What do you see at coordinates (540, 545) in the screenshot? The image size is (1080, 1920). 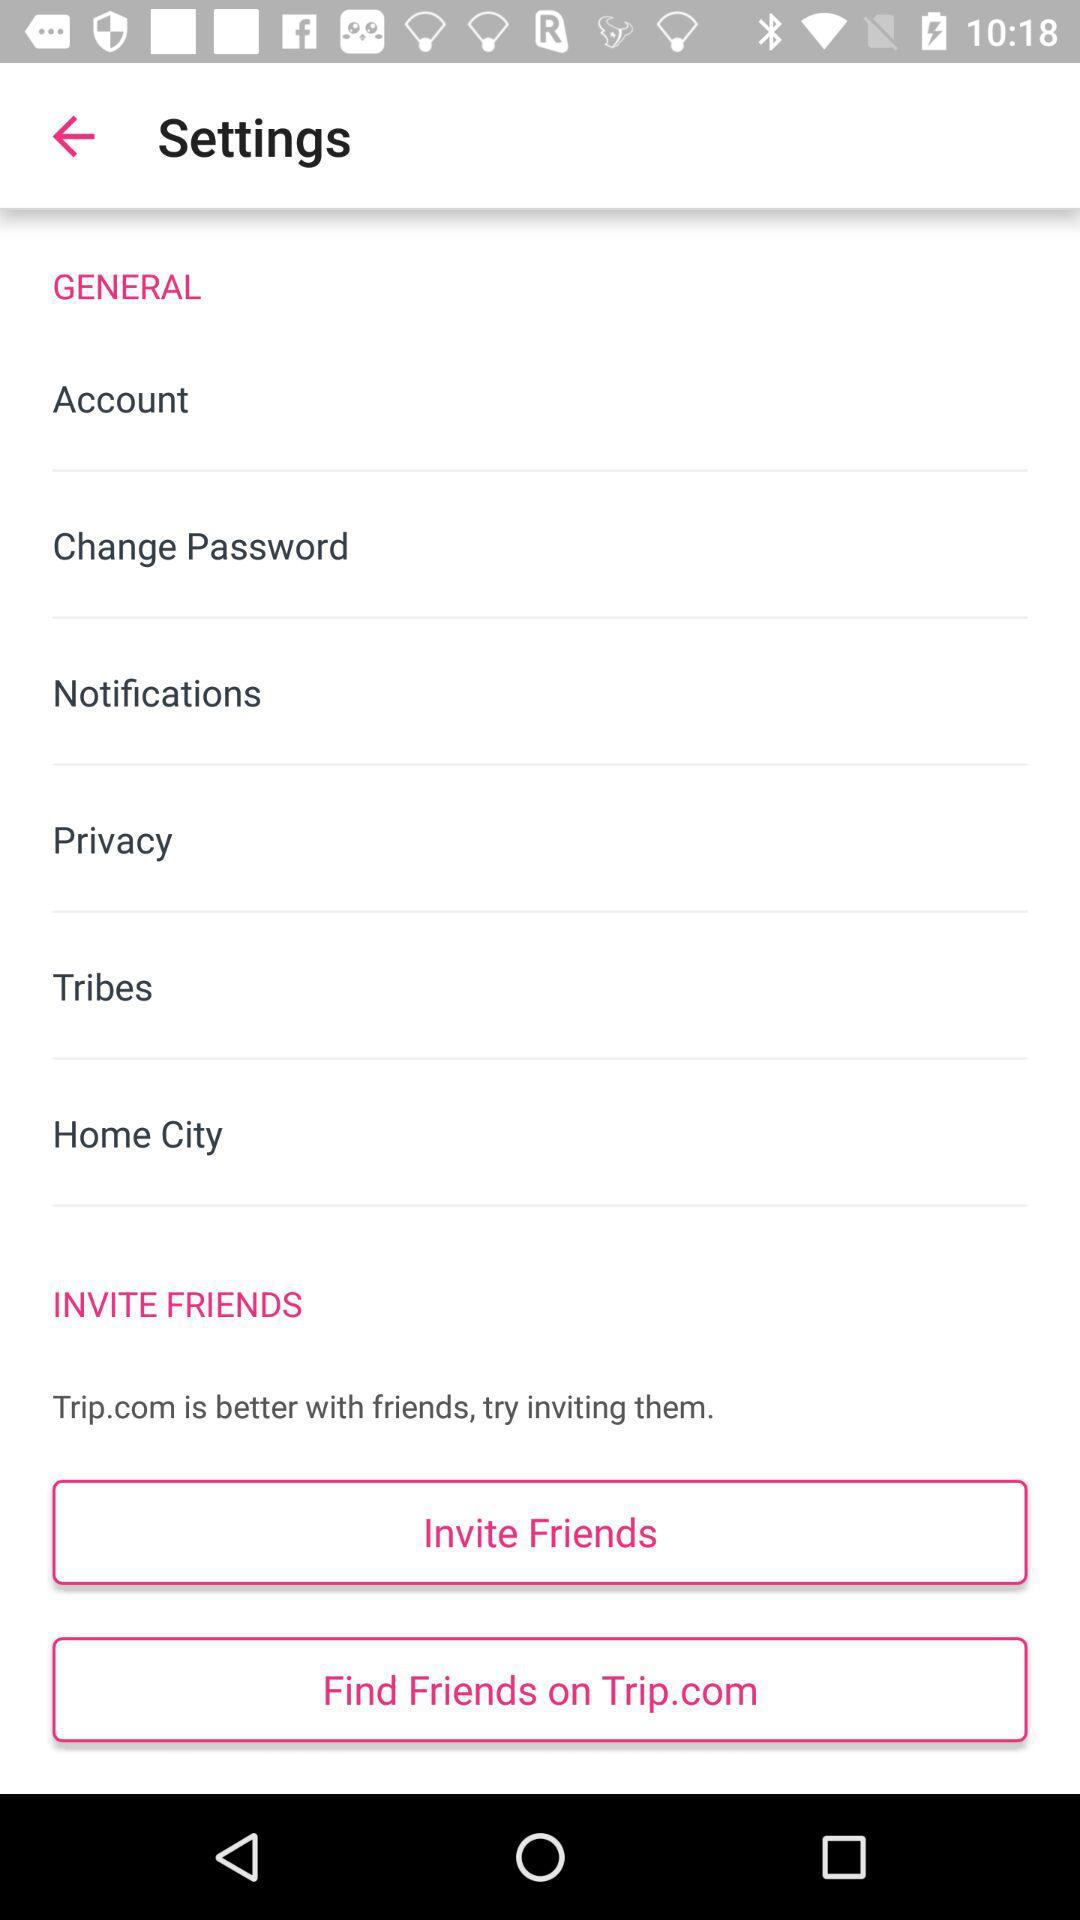 I see `change password item` at bounding box center [540, 545].